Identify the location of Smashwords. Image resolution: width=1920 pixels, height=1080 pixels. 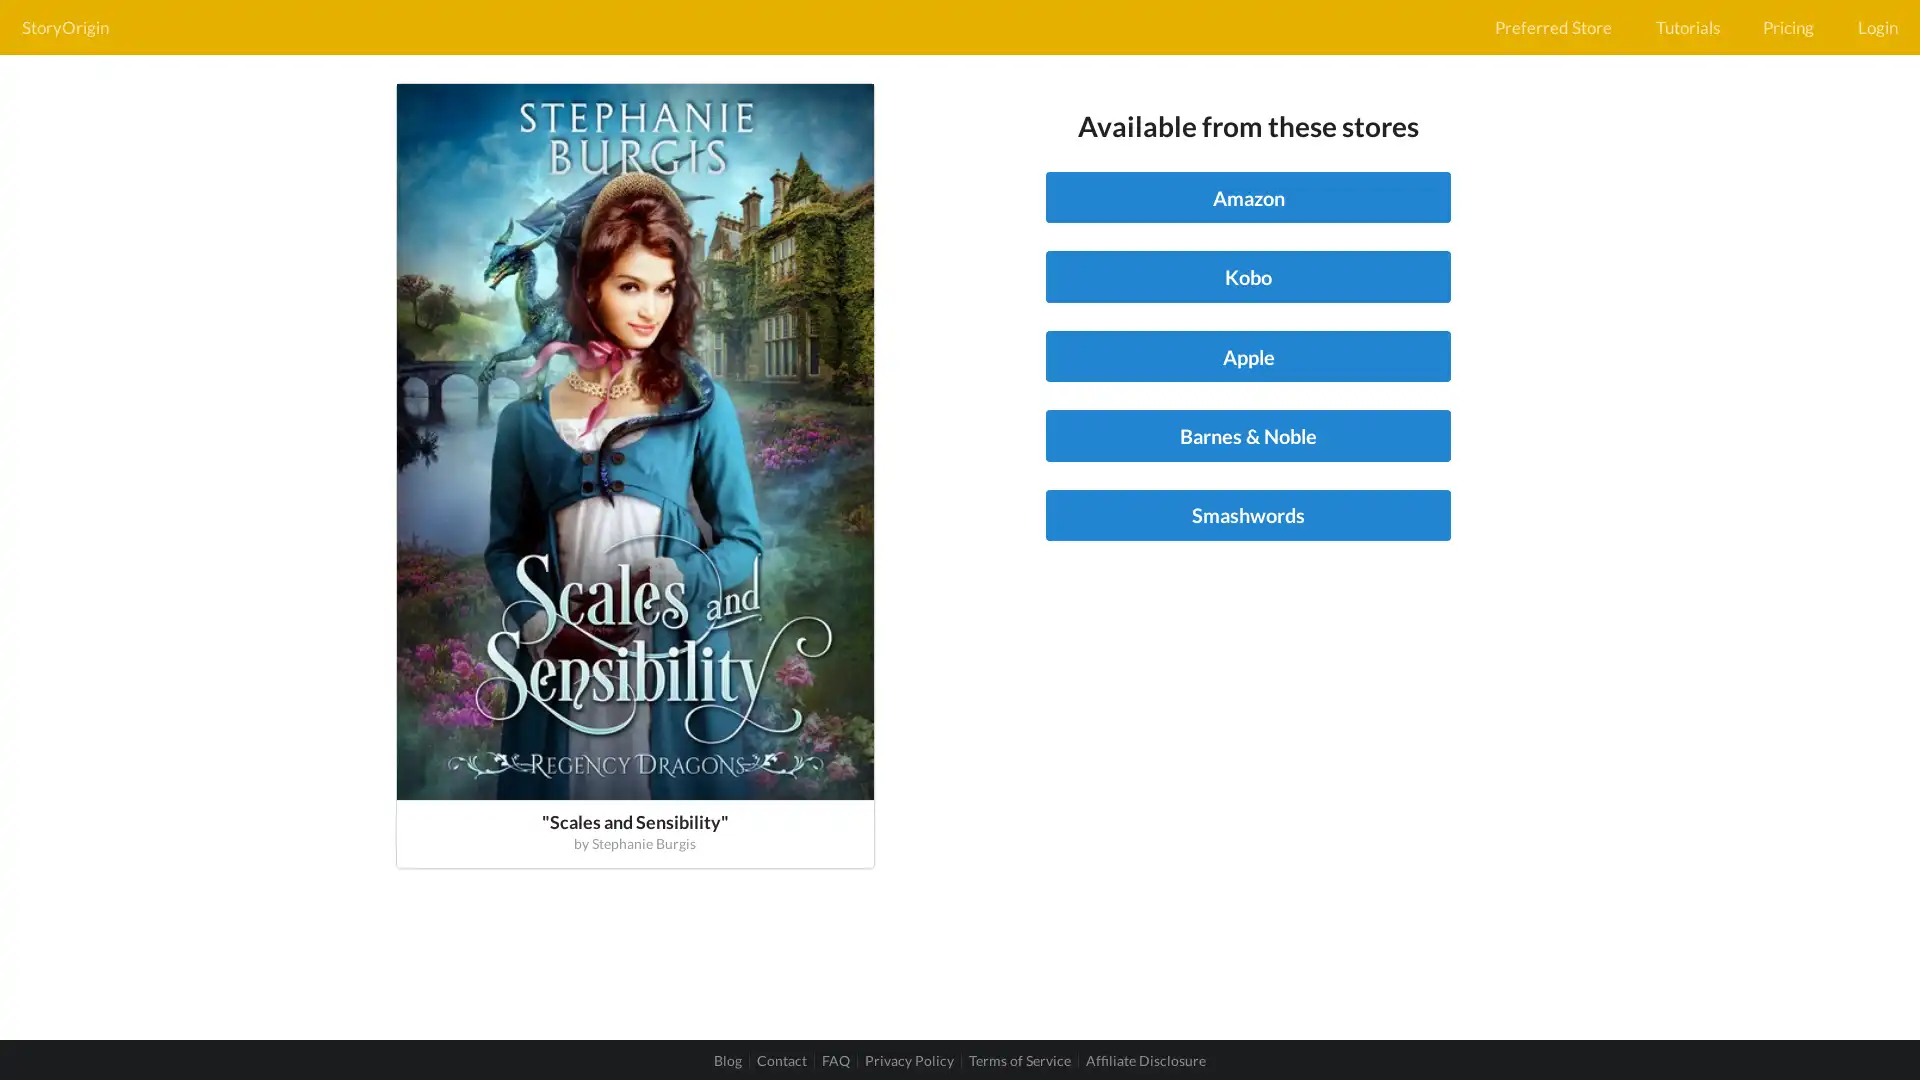
(1247, 514).